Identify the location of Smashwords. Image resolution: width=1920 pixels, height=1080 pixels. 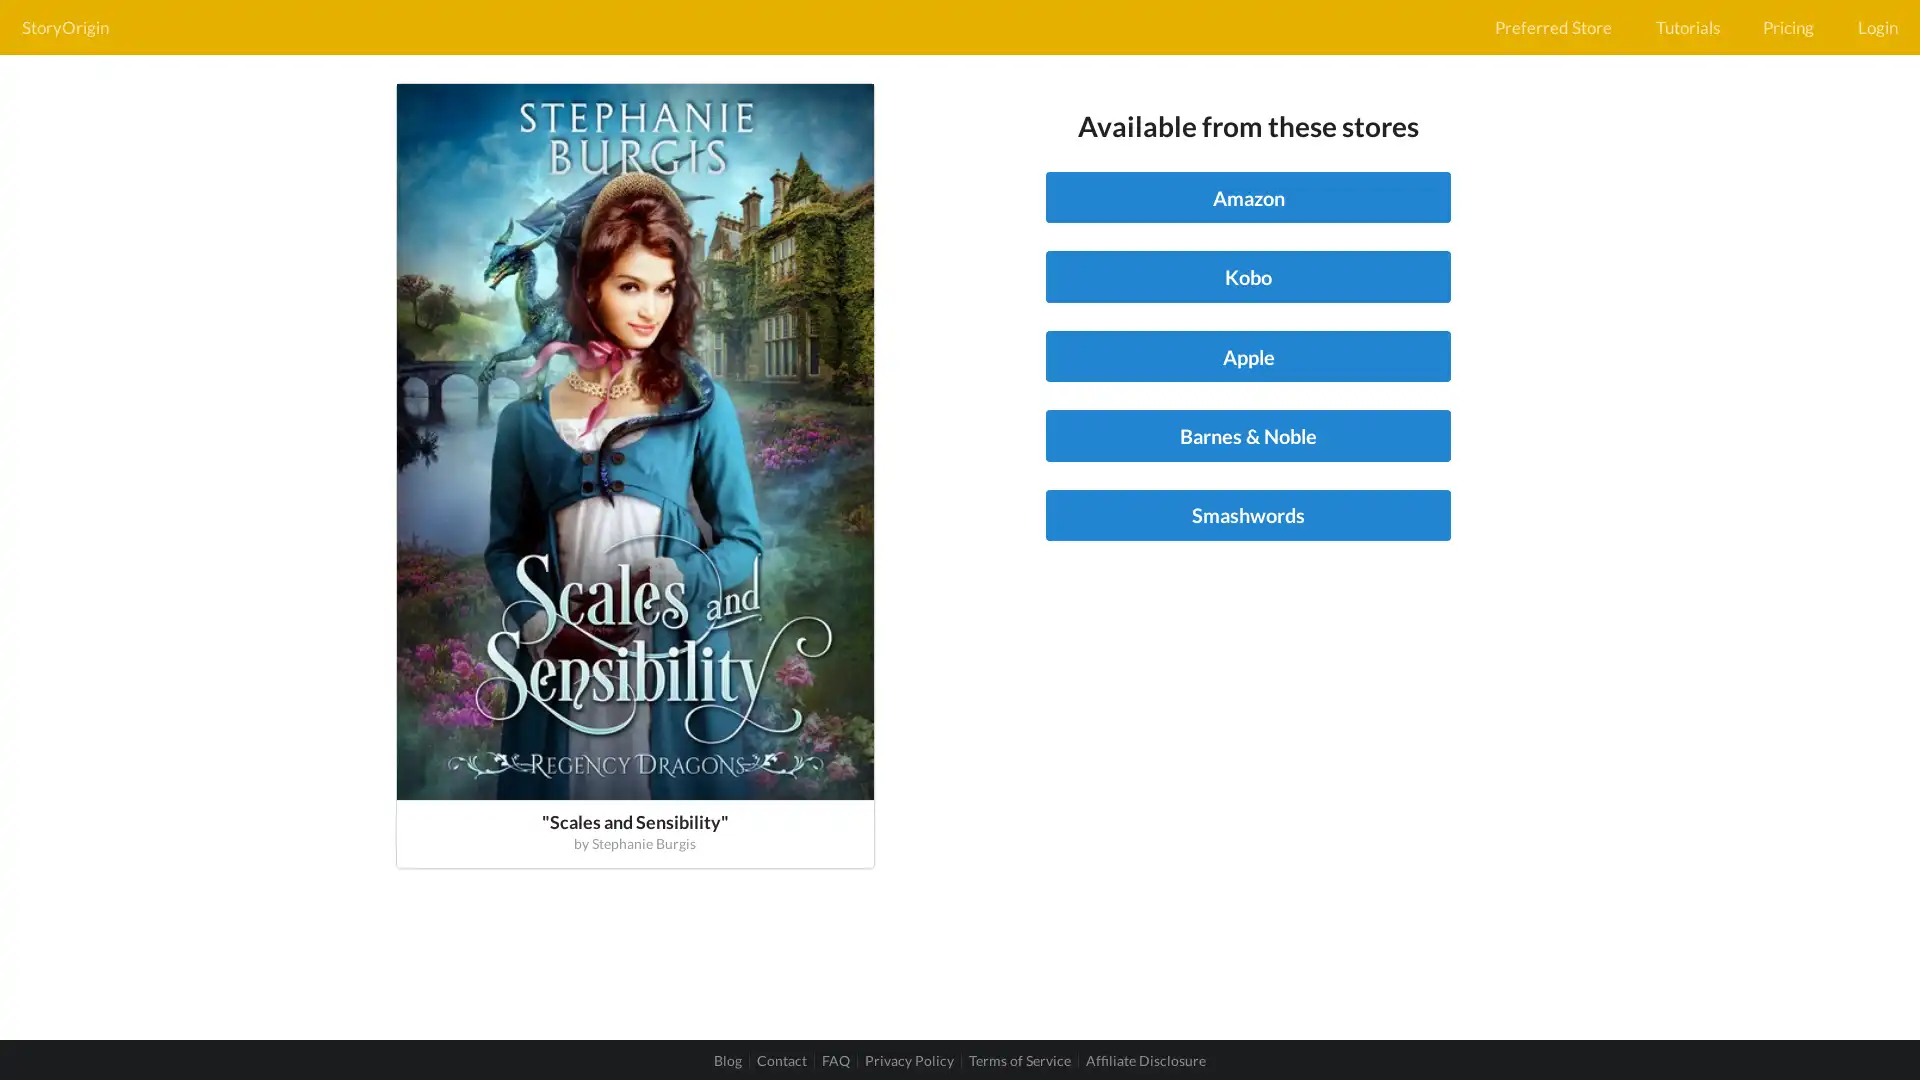
(1247, 514).